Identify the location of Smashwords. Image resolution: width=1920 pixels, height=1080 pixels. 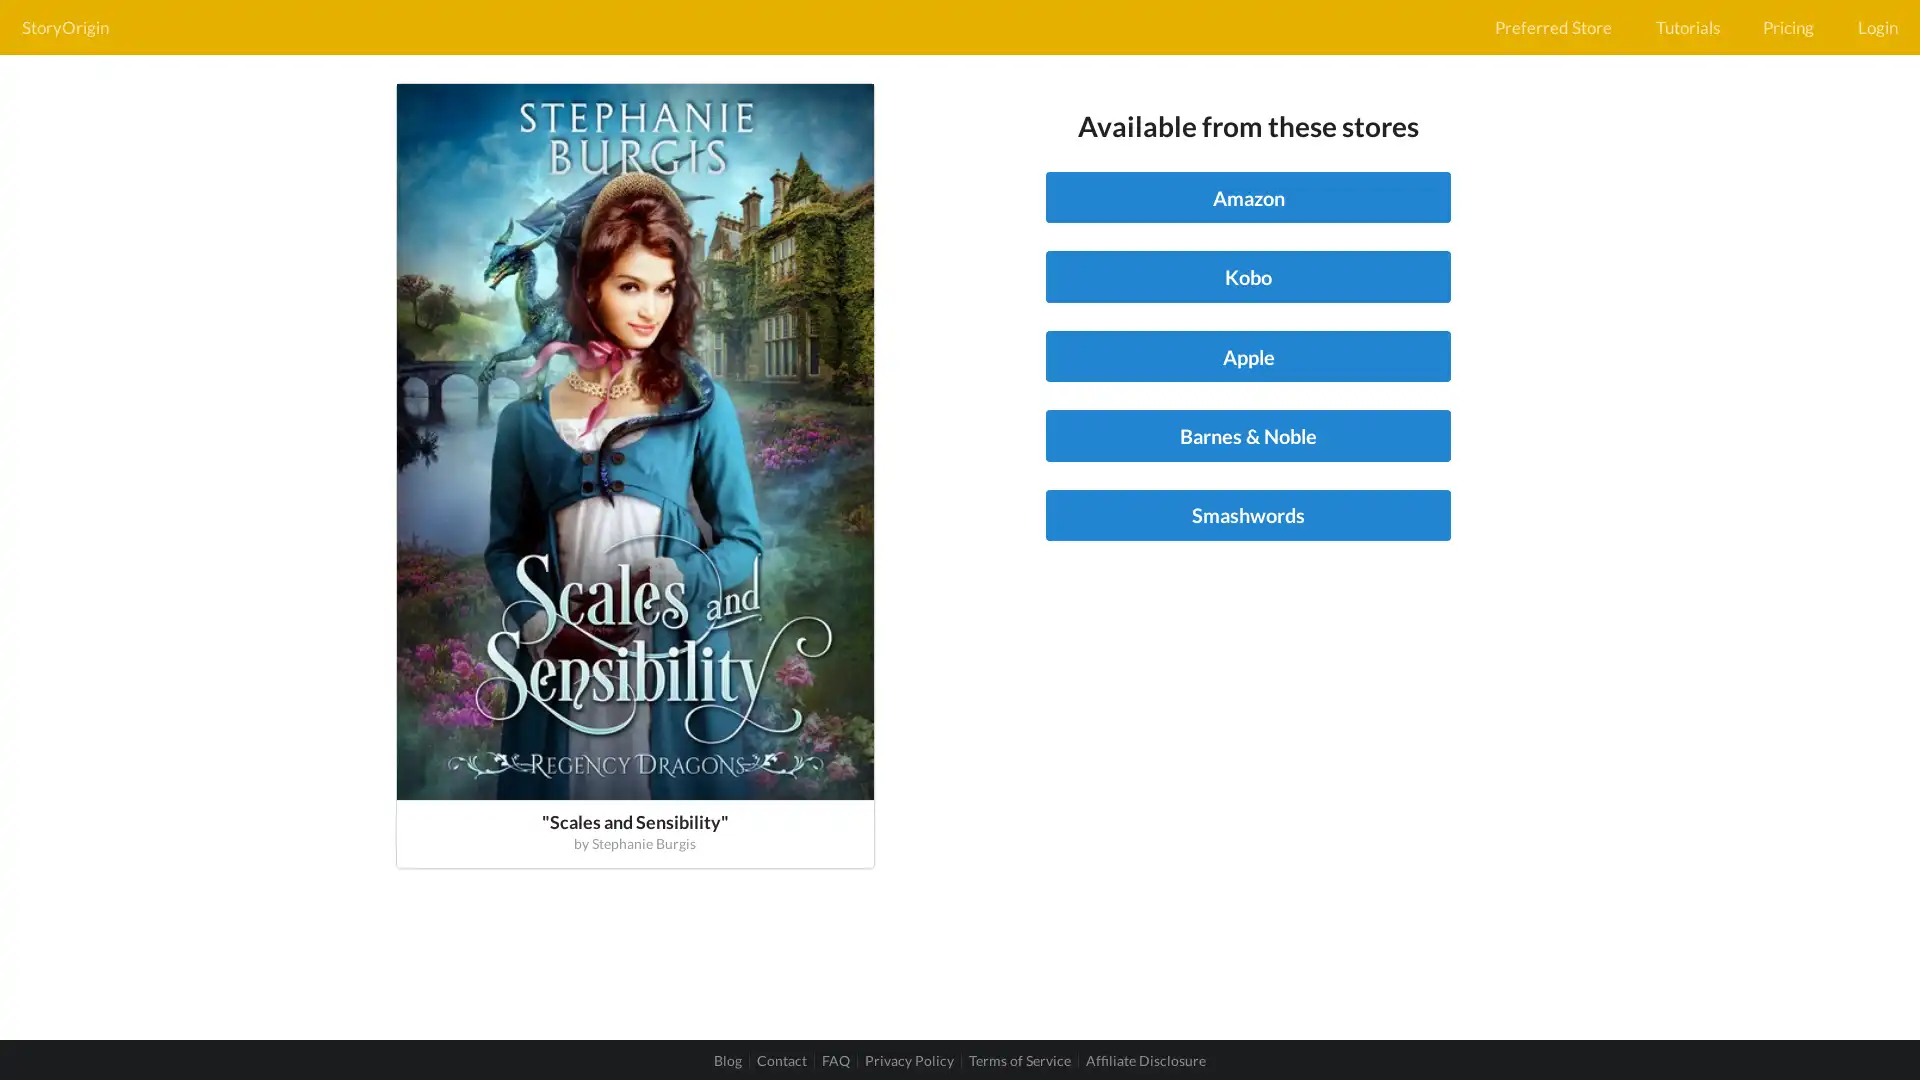
(1247, 514).